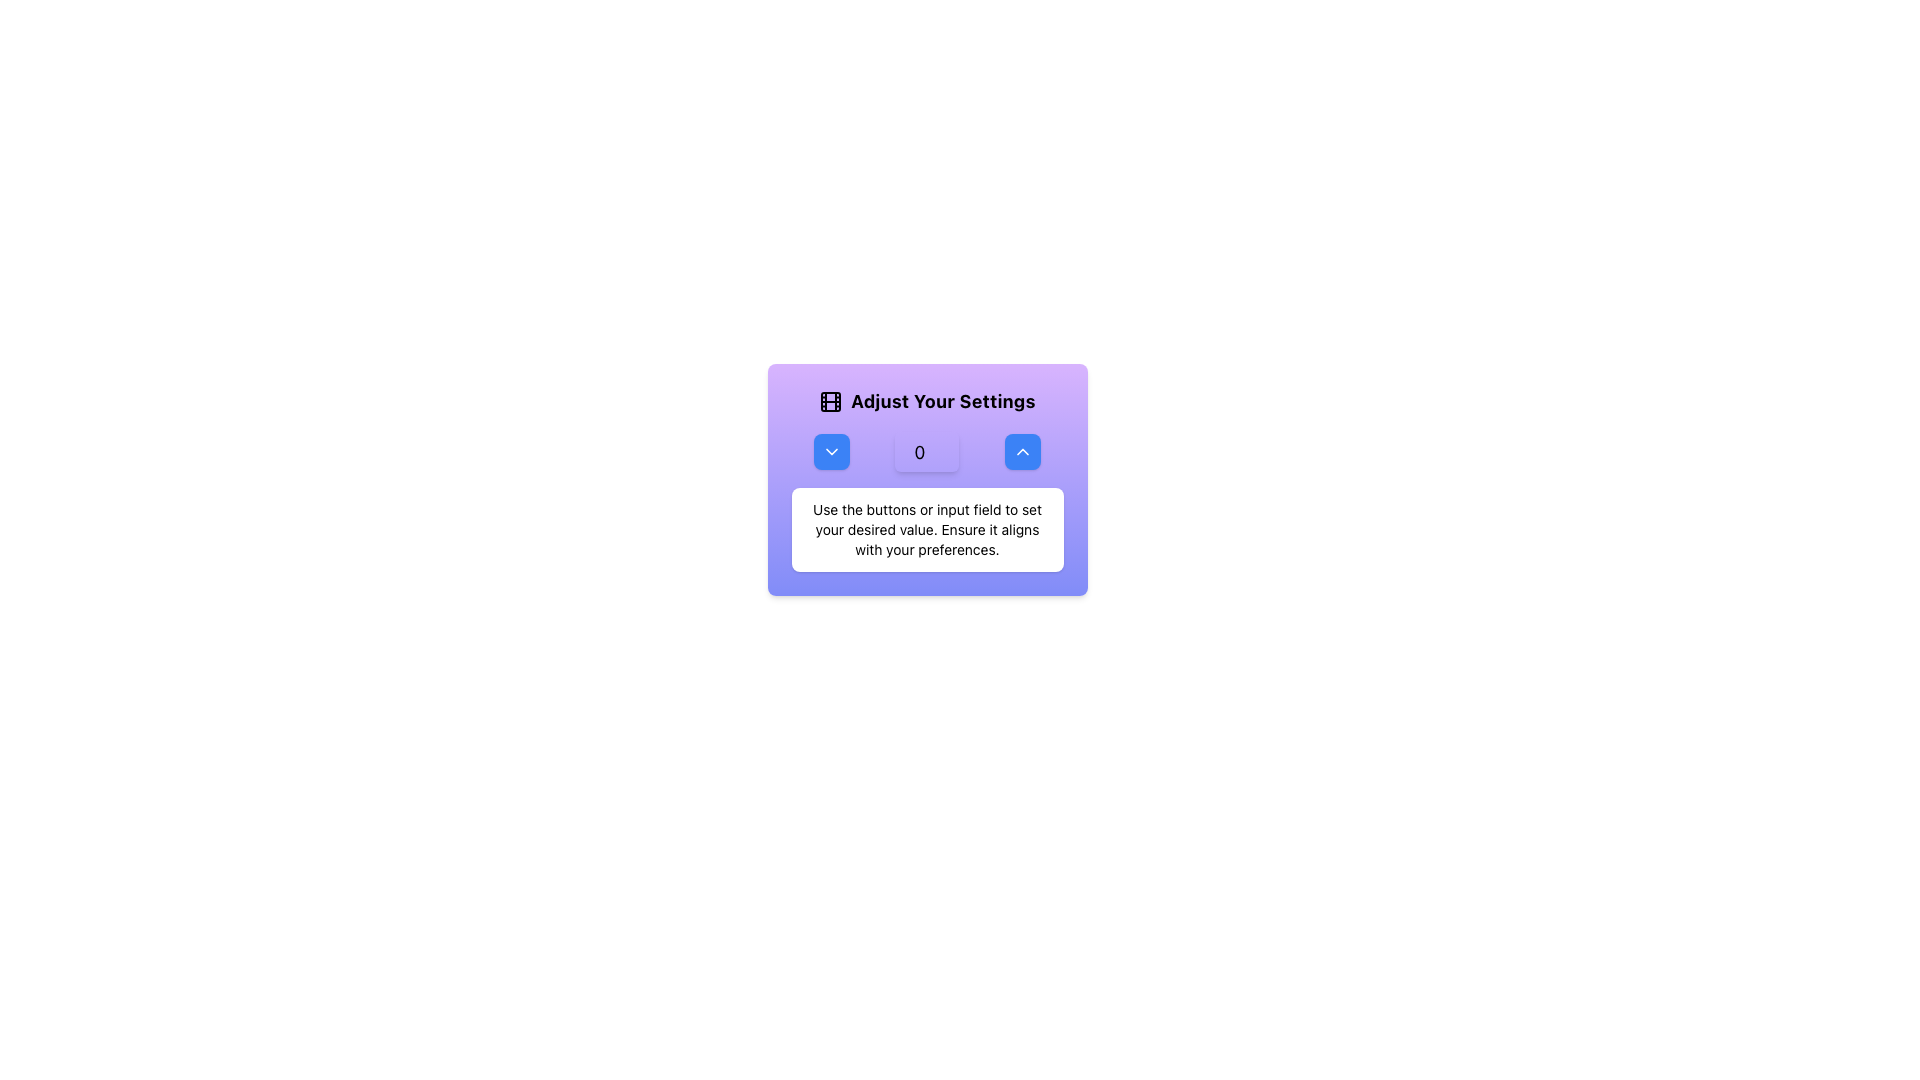 This screenshot has width=1920, height=1080. What do you see at coordinates (1022, 451) in the screenshot?
I see `the increment control button, which is a blue button located at the rightmost position among the three control elements in the modal` at bounding box center [1022, 451].